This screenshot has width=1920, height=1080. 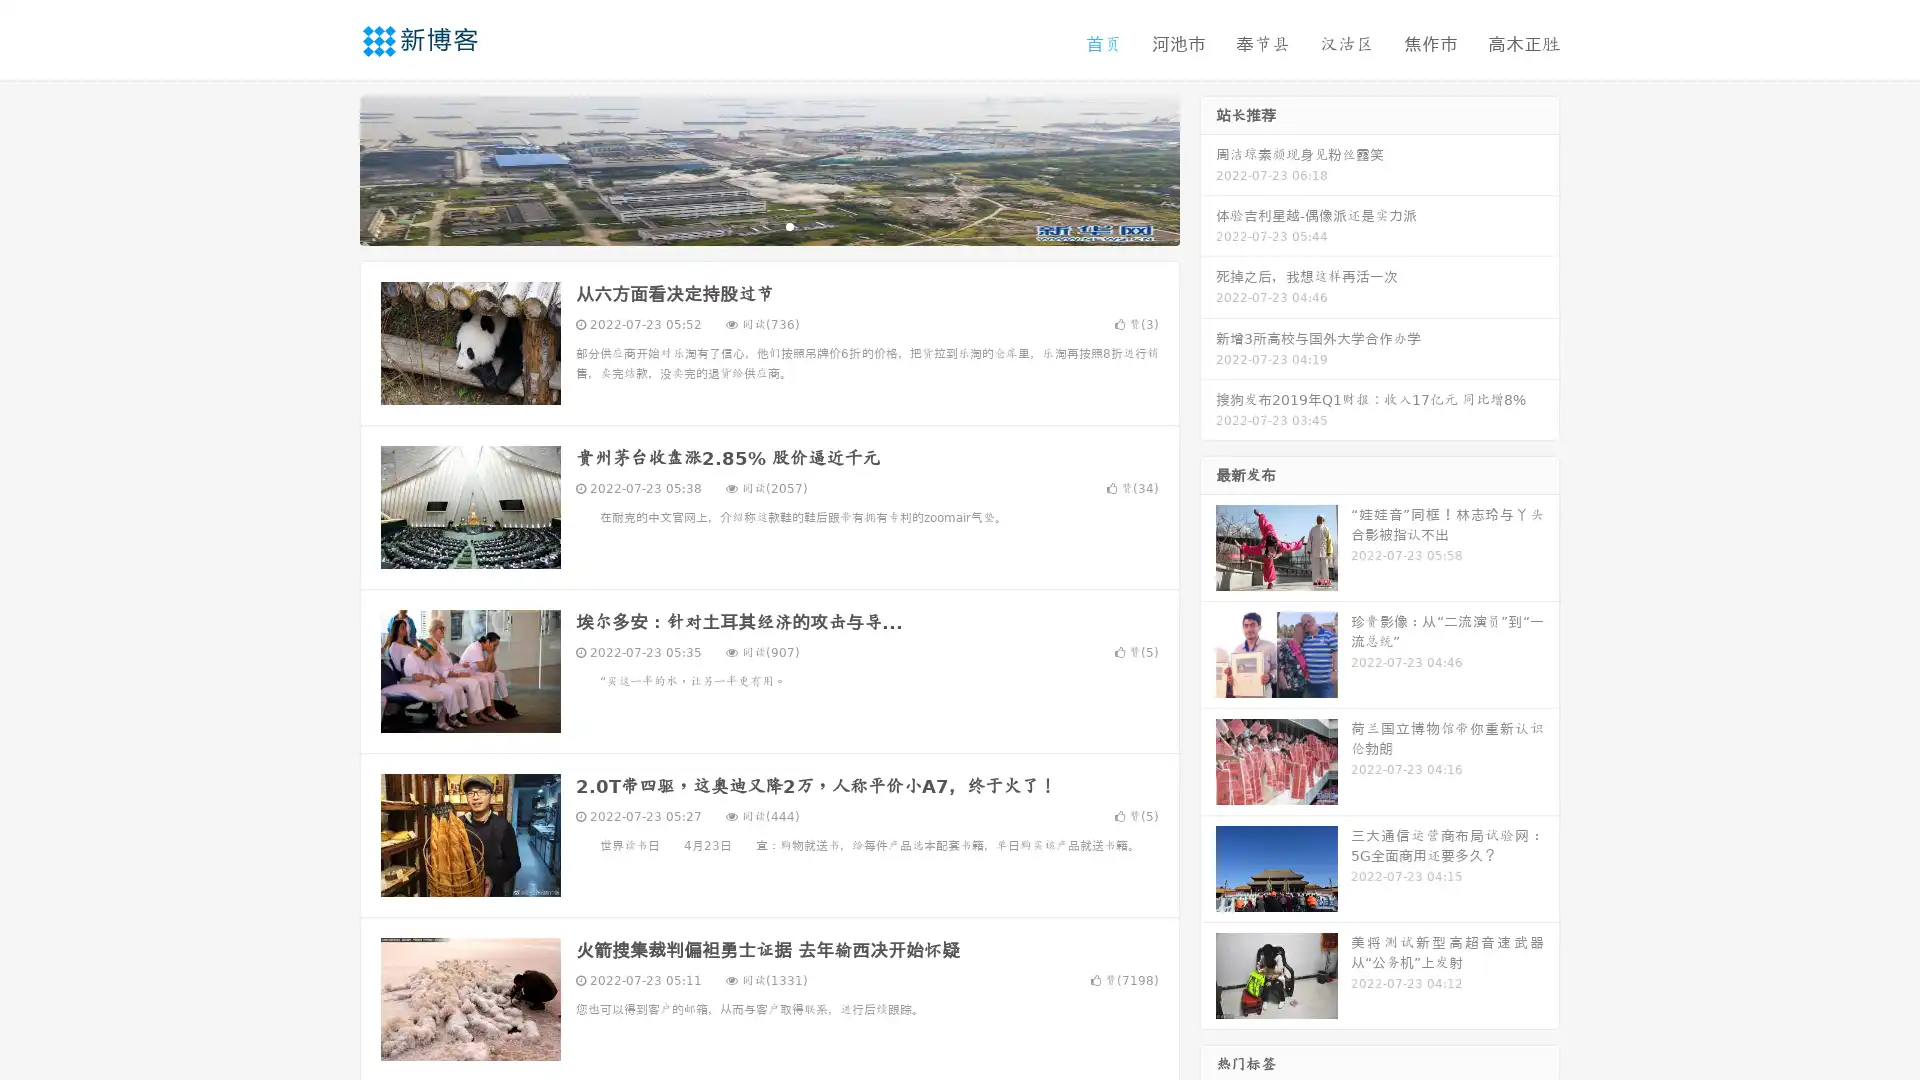 I want to click on Previous slide, so click(x=330, y=168).